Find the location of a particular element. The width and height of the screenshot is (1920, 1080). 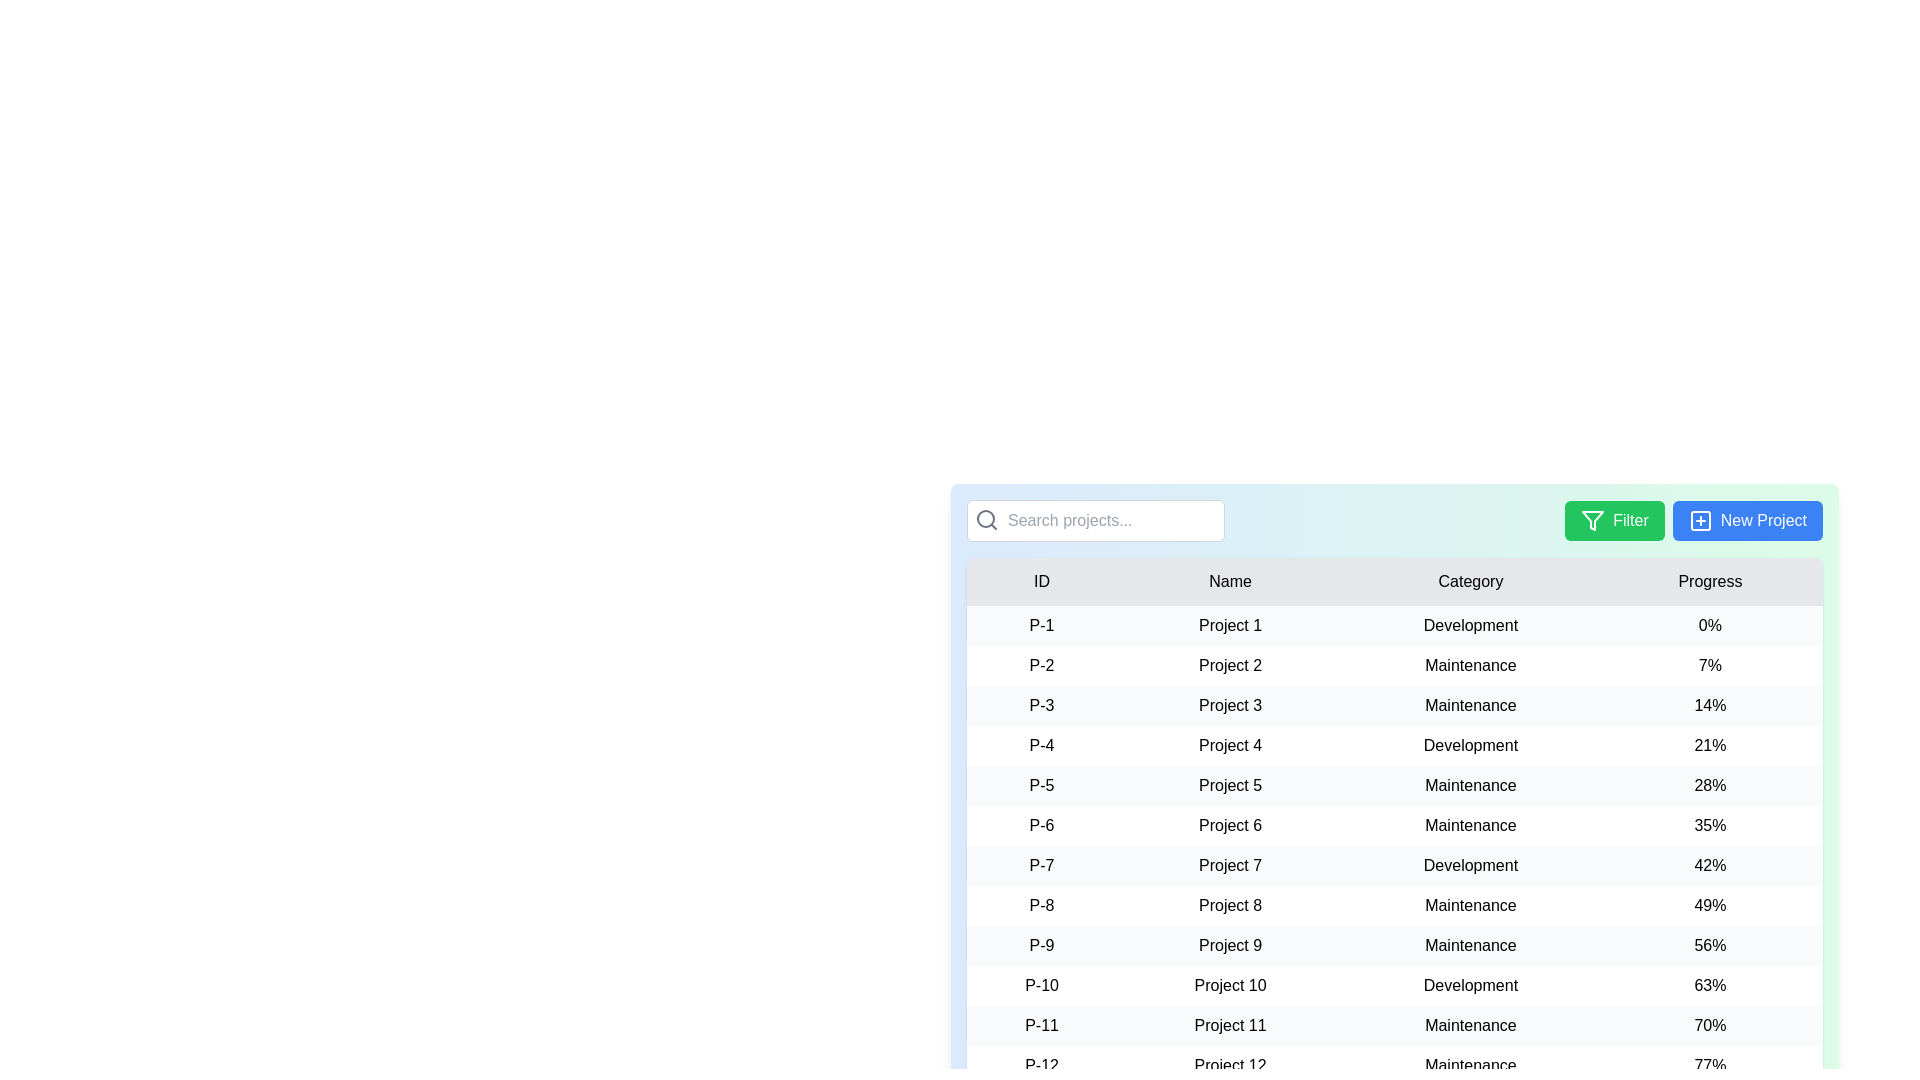

the New Project button to view its hover effect is located at coordinates (1746, 519).